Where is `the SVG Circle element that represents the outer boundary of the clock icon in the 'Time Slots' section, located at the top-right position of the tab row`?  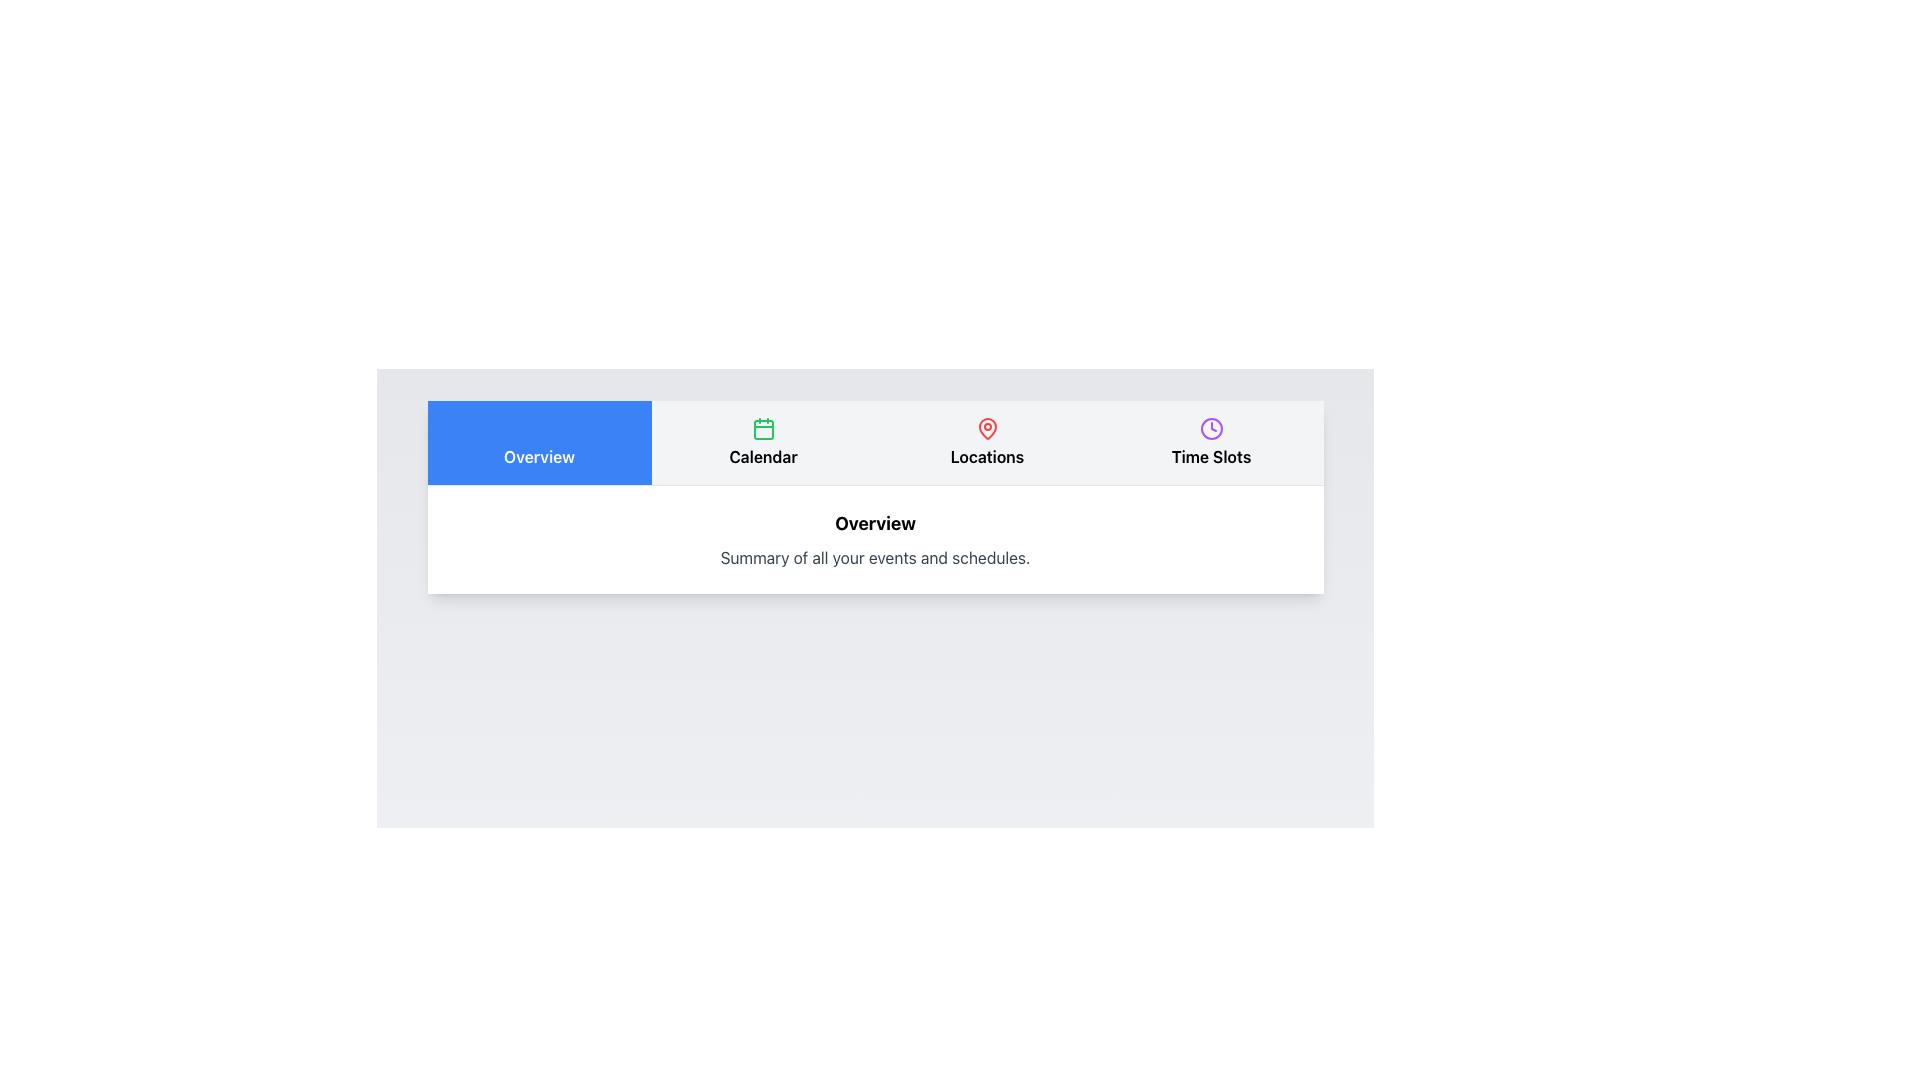
the SVG Circle element that represents the outer boundary of the clock icon in the 'Time Slots' section, located at the top-right position of the tab row is located at coordinates (1210, 427).